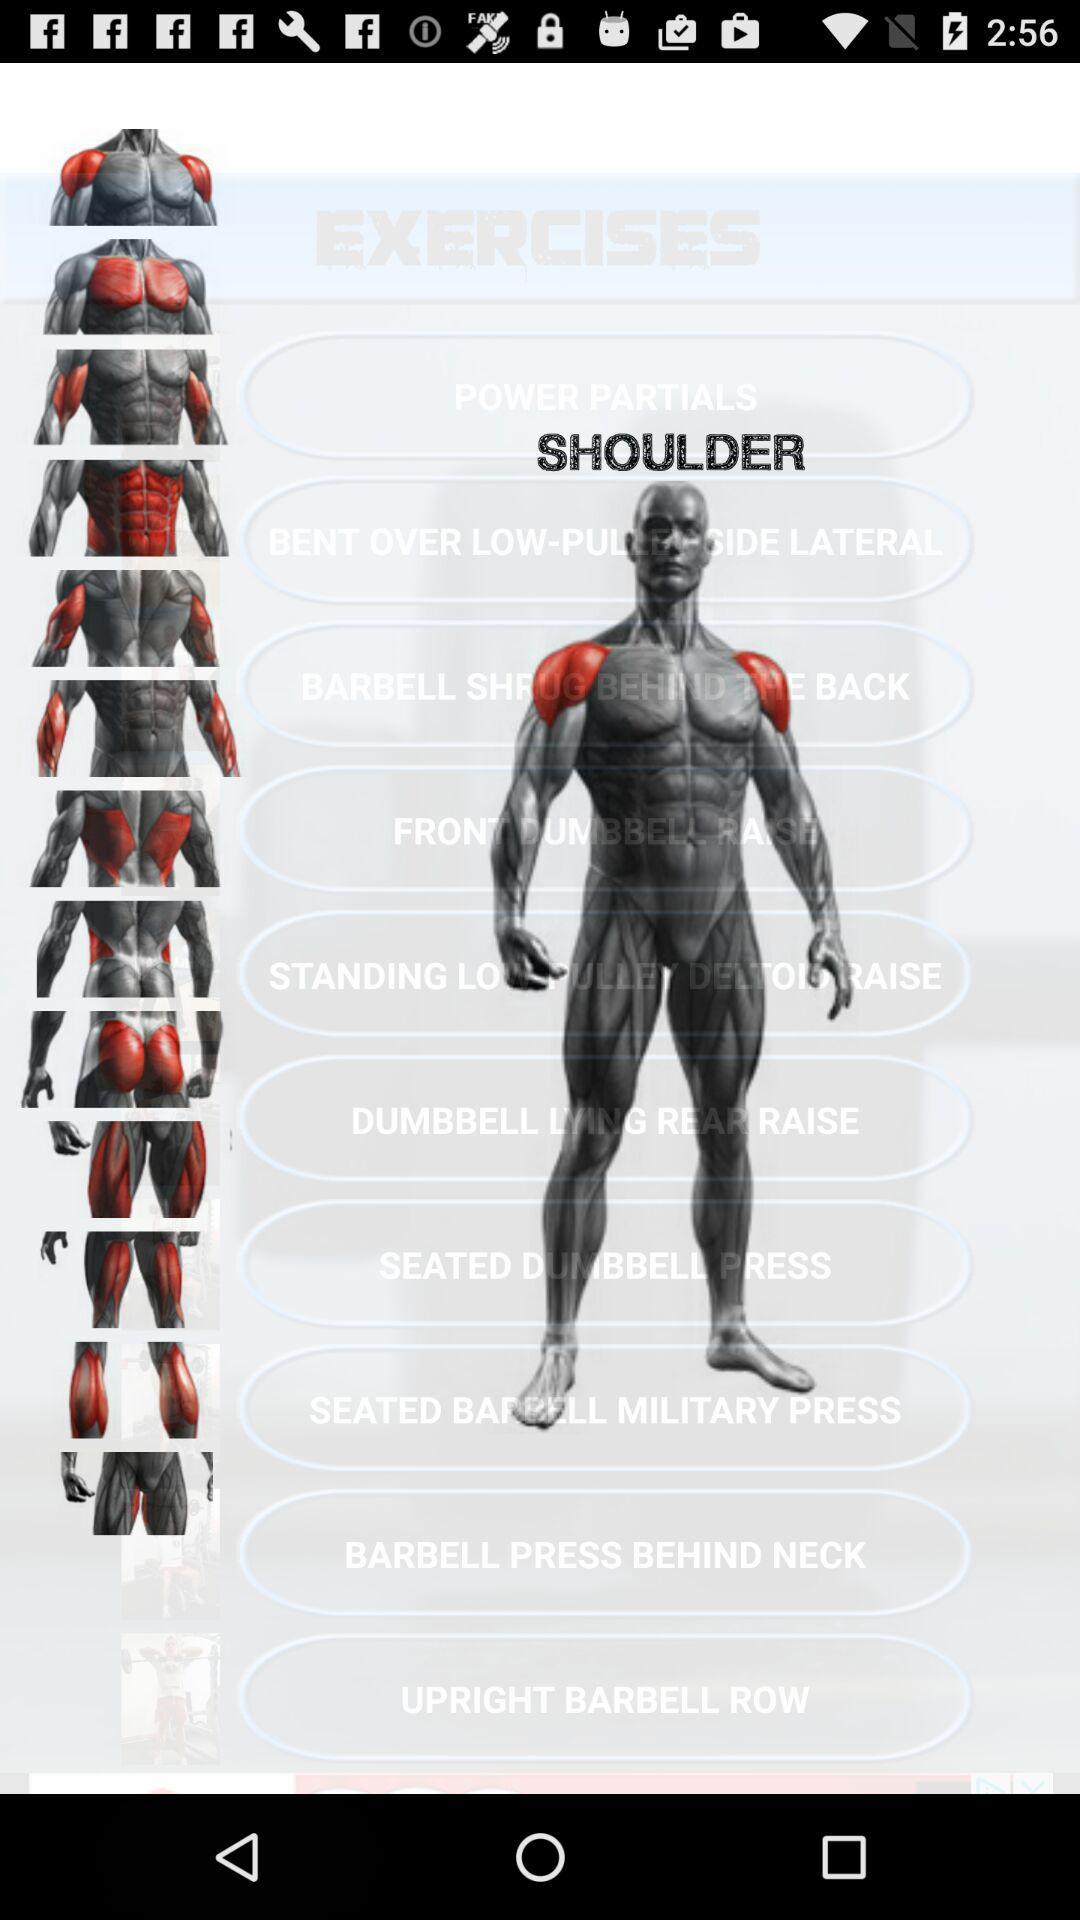 This screenshot has height=1920, width=1080. Describe the element at coordinates (131, 391) in the screenshot. I see `see this image` at that location.